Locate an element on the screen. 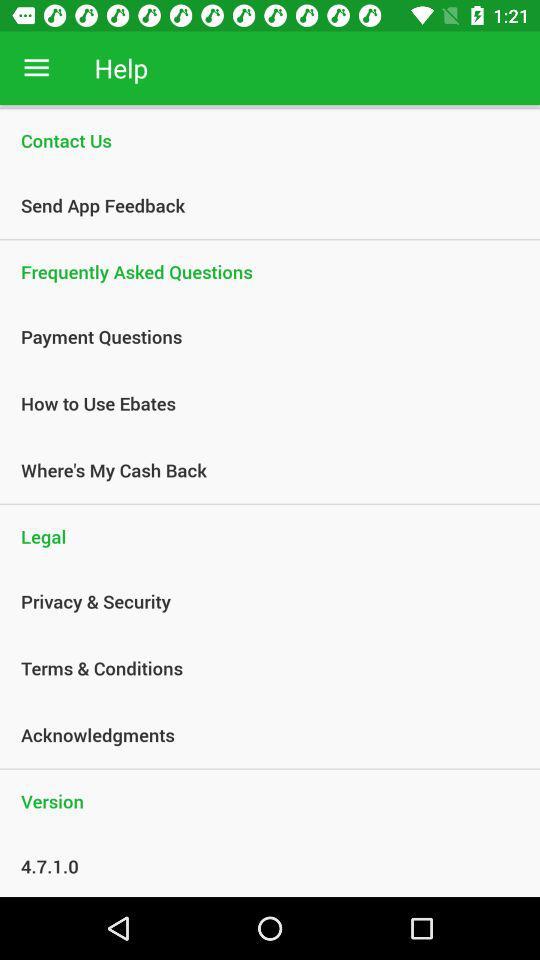  the item below contact us icon is located at coordinates (259, 205).